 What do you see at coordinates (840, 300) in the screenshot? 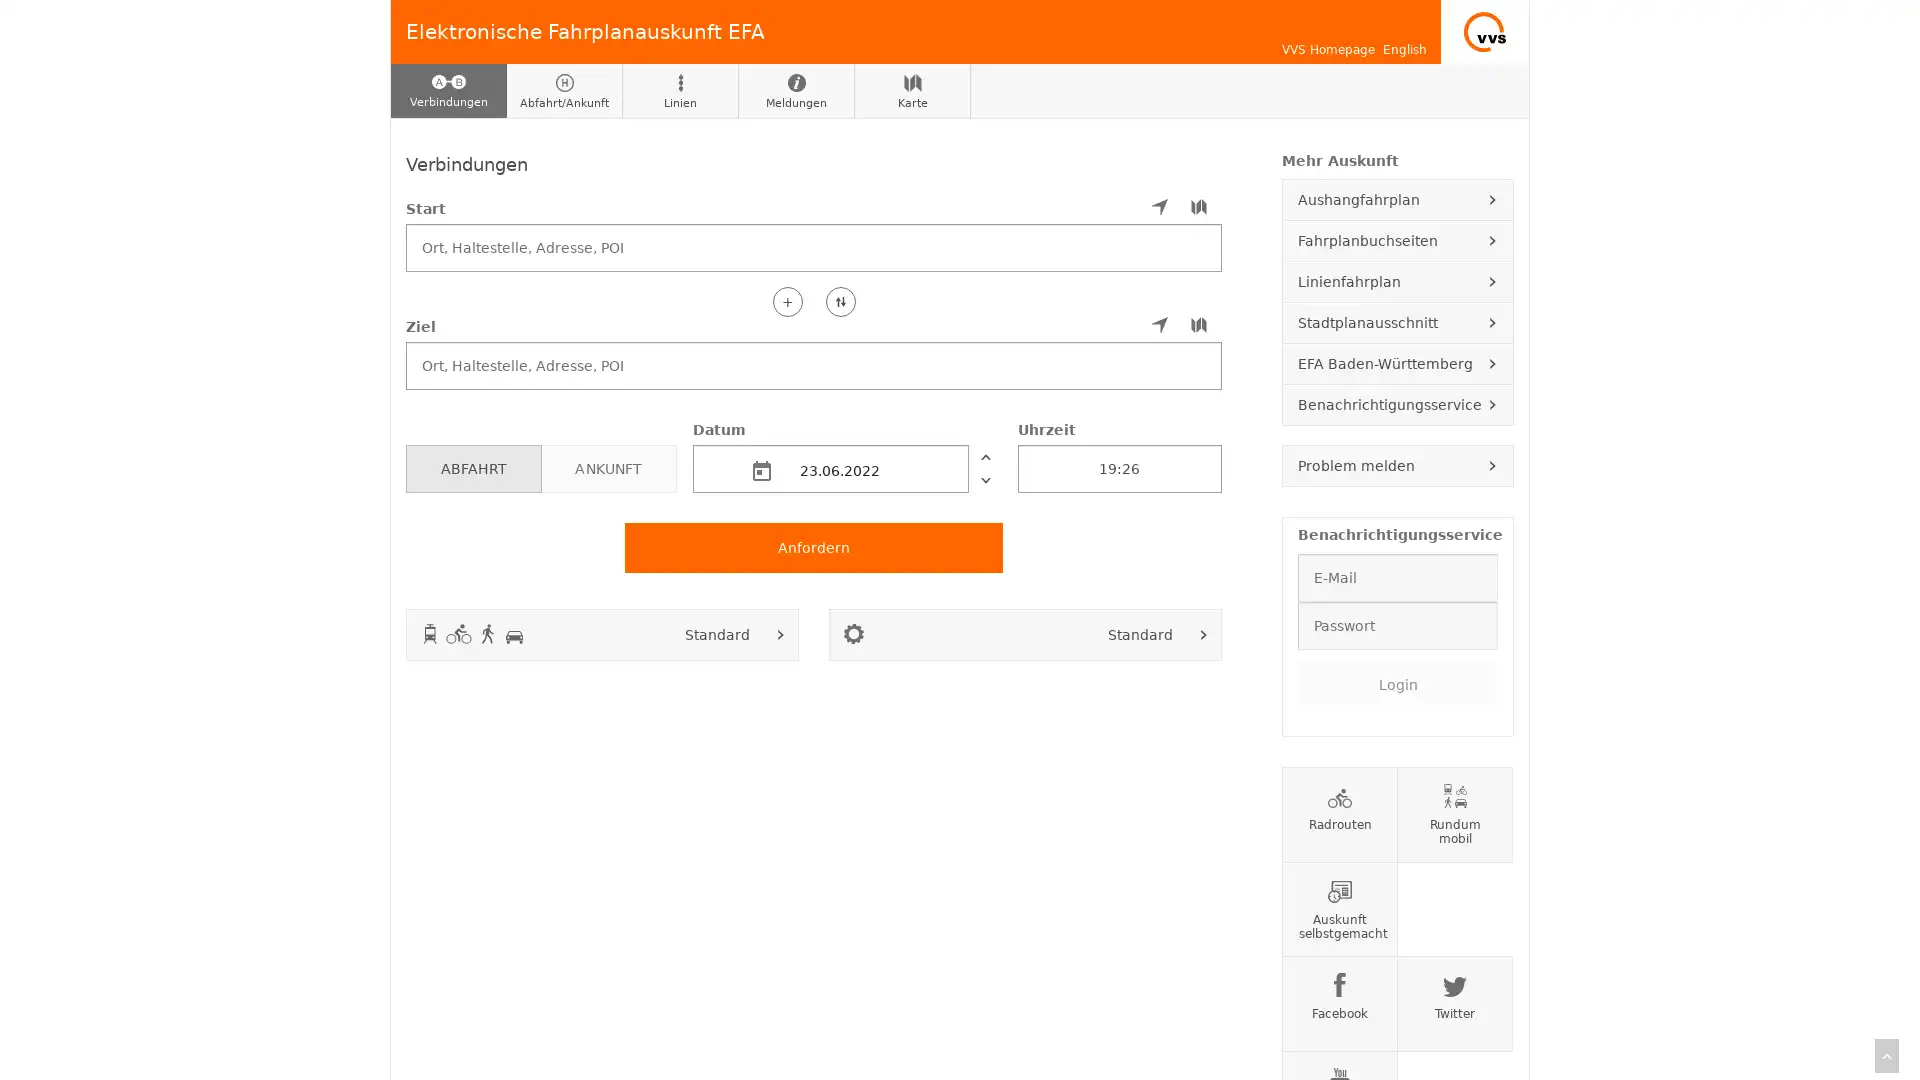
I see `Start und Ziel tauschen` at bounding box center [840, 300].